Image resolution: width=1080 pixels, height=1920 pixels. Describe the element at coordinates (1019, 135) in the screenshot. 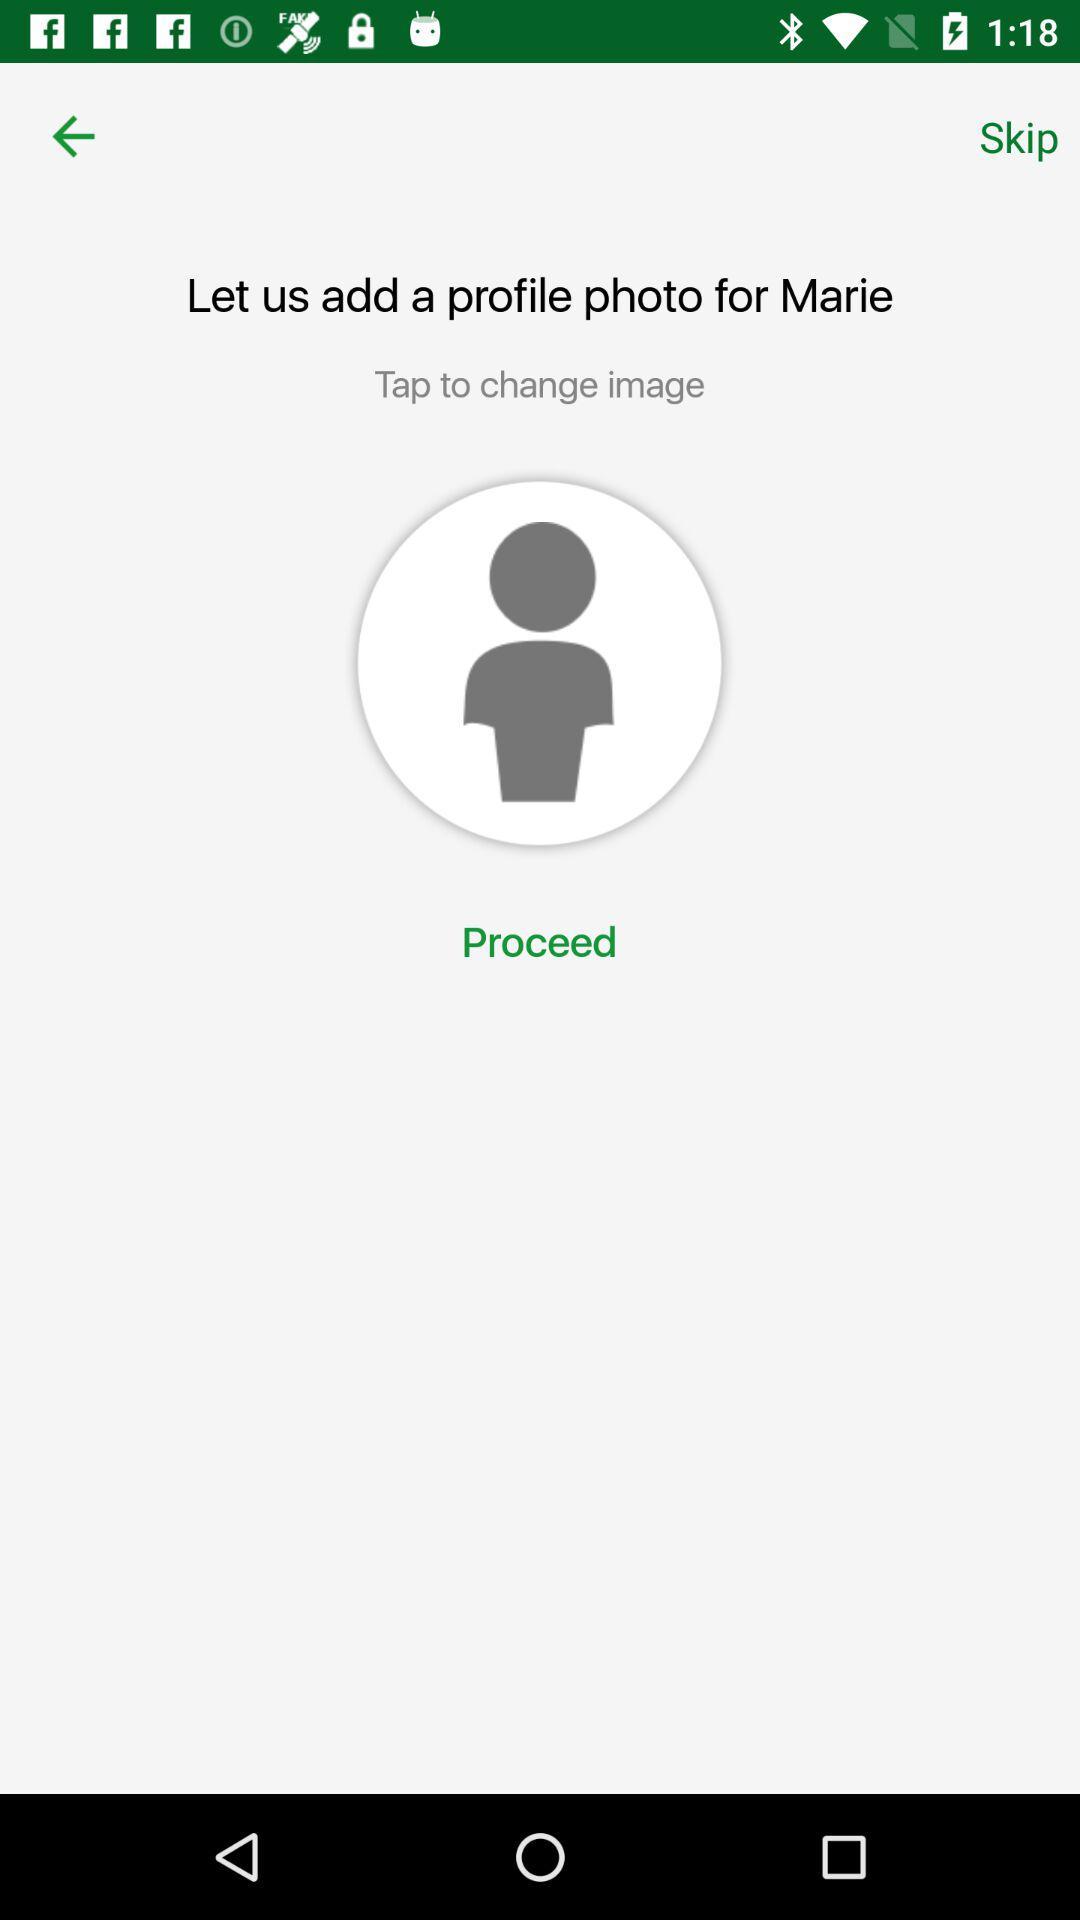

I see `item at the top right corner` at that location.